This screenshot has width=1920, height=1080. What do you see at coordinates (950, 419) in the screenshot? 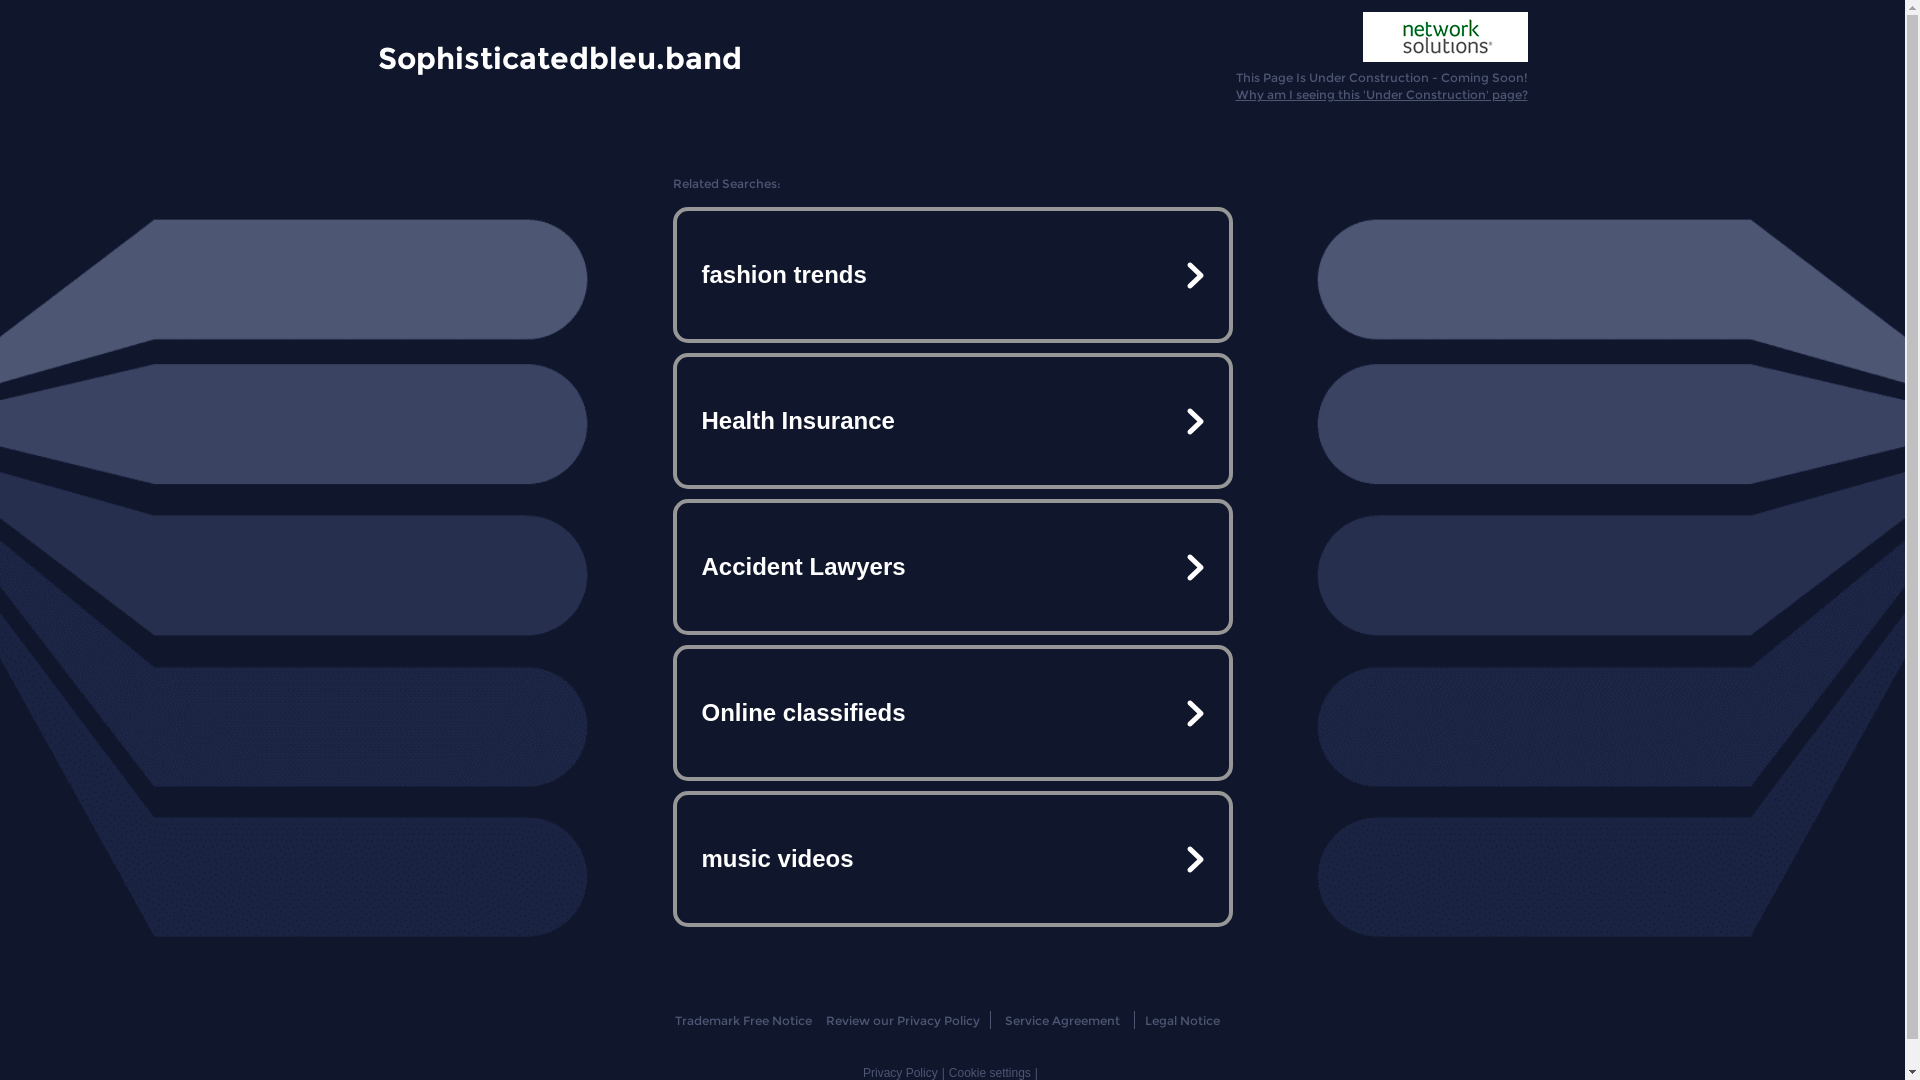
I see `'Health Insurance'` at bounding box center [950, 419].